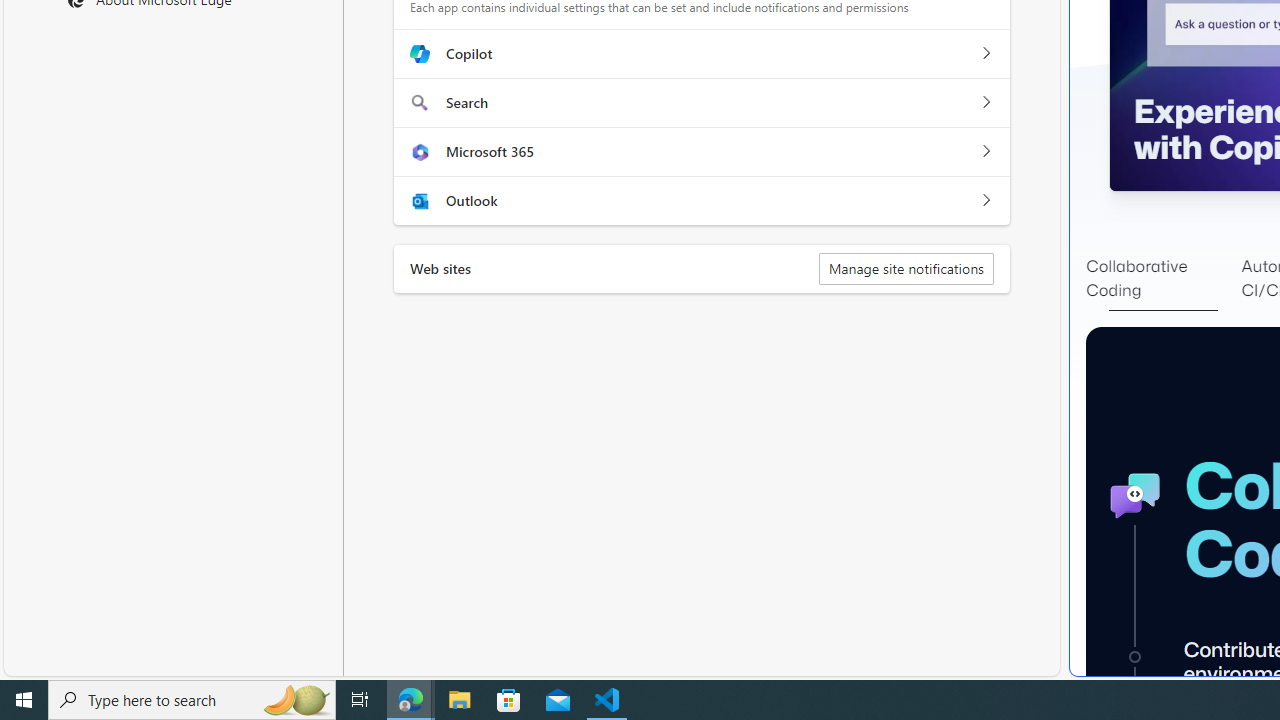 The width and height of the screenshot is (1280, 720). What do you see at coordinates (1135, 495) in the screenshot?
I see `'GitHub Collaboration Icon'` at bounding box center [1135, 495].